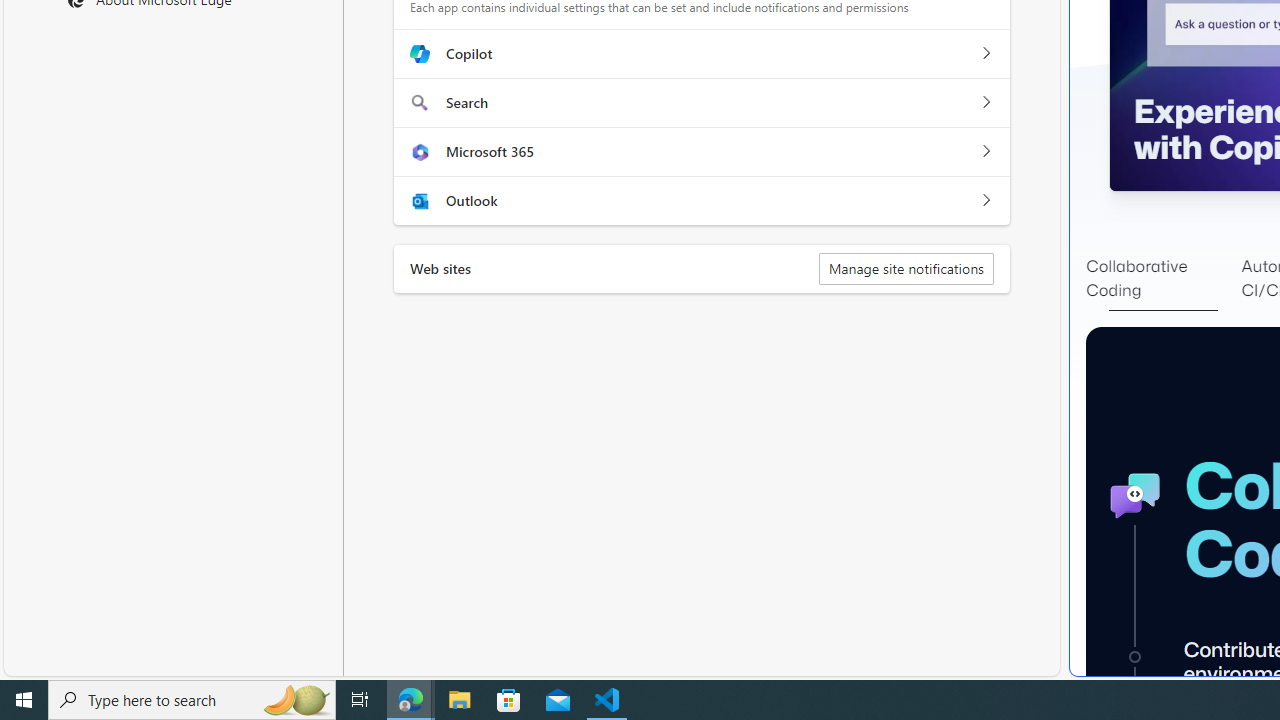 The width and height of the screenshot is (1280, 720). What do you see at coordinates (1135, 495) in the screenshot?
I see `'GitHub Collaboration Icon'` at bounding box center [1135, 495].